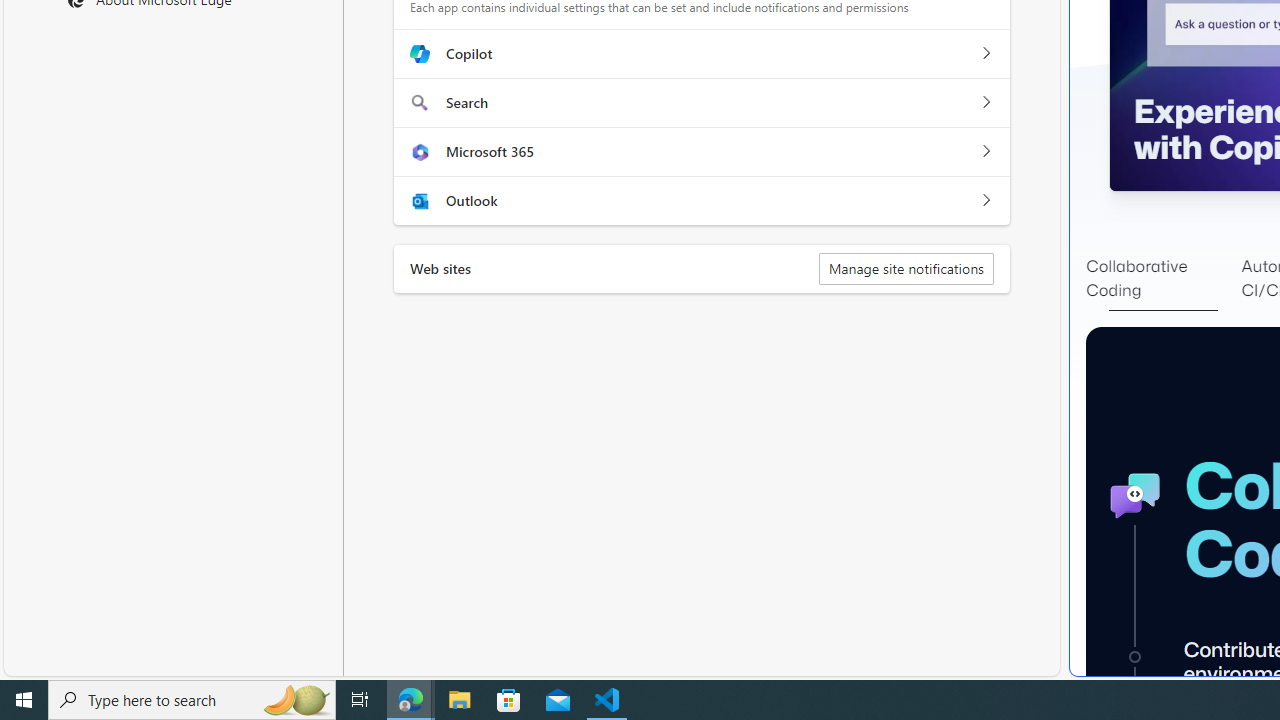 The width and height of the screenshot is (1280, 720). What do you see at coordinates (1135, 495) in the screenshot?
I see `'GitHub Collaboration Icon'` at bounding box center [1135, 495].